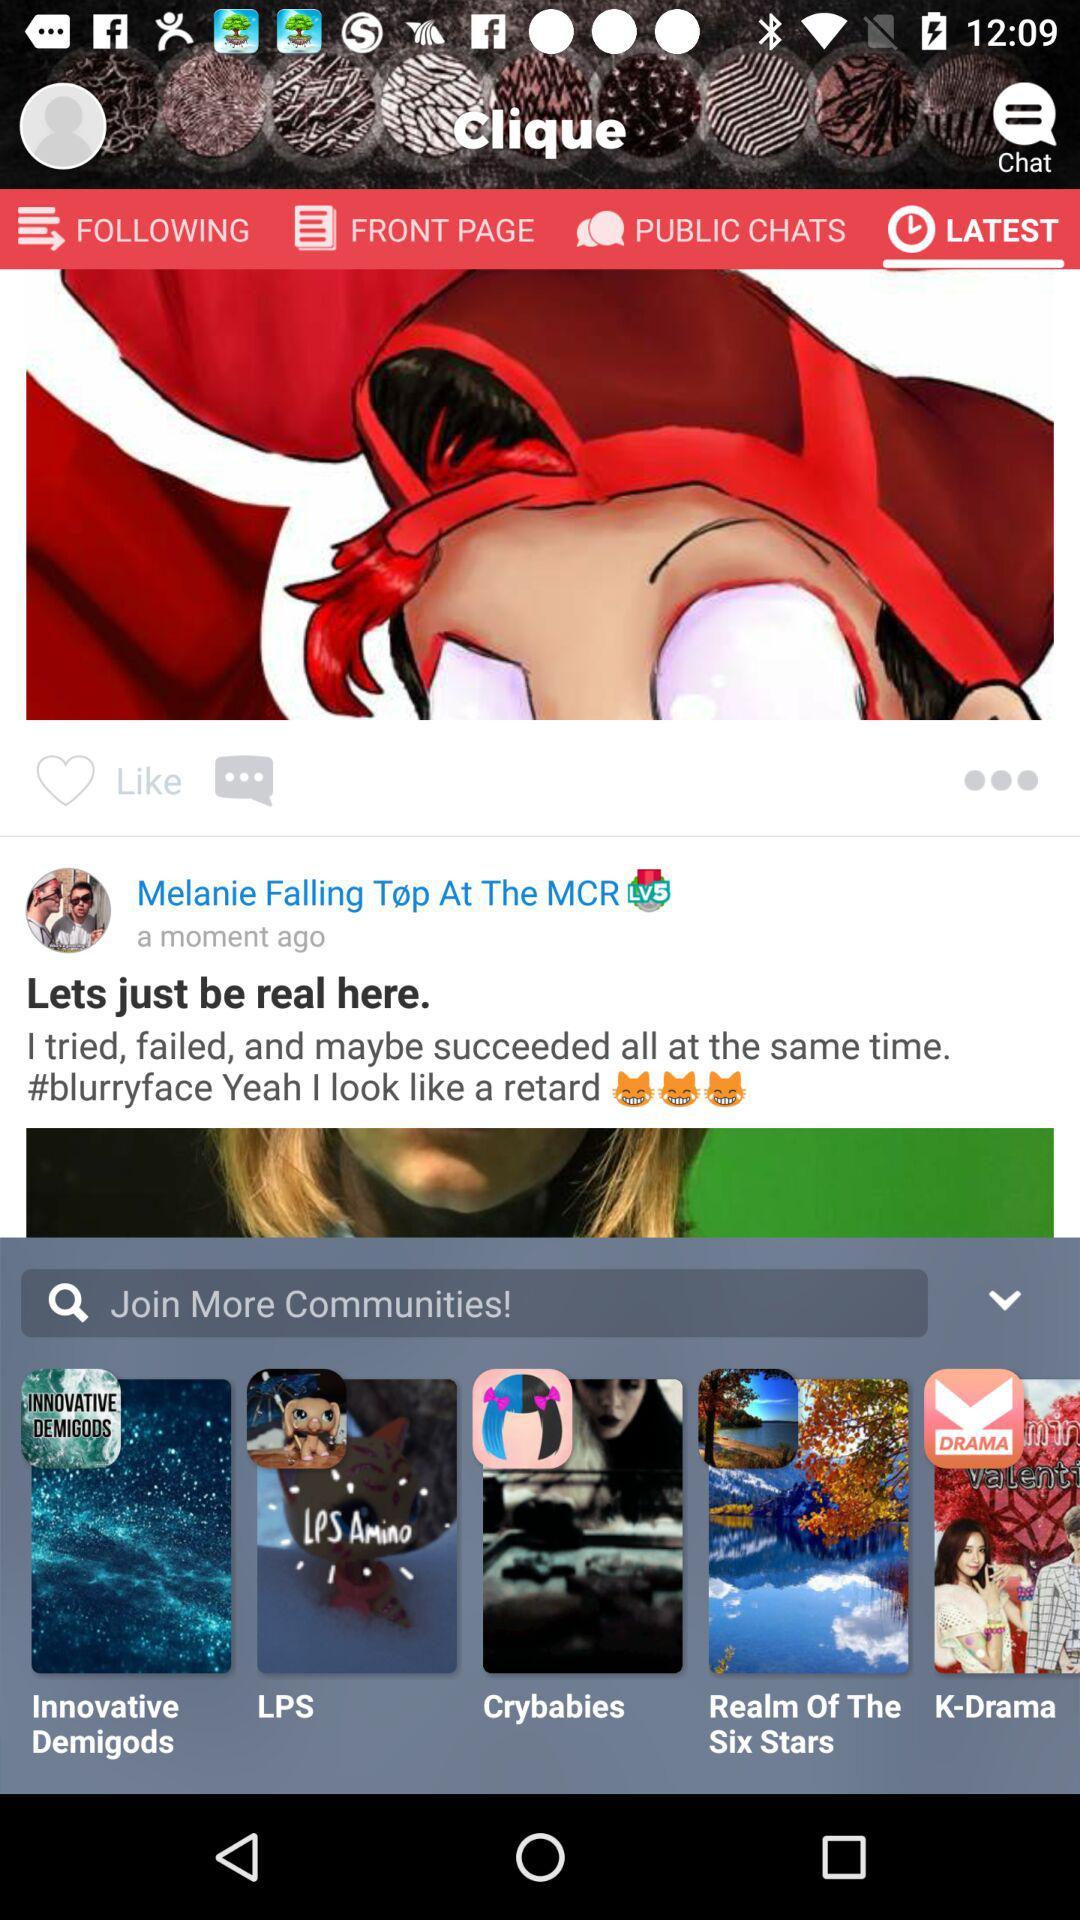 The width and height of the screenshot is (1080, 1920). What do you see at coordinates (911, 229) in the screenshot?
I see `the latest  icon` at bounding box center [911, 229].